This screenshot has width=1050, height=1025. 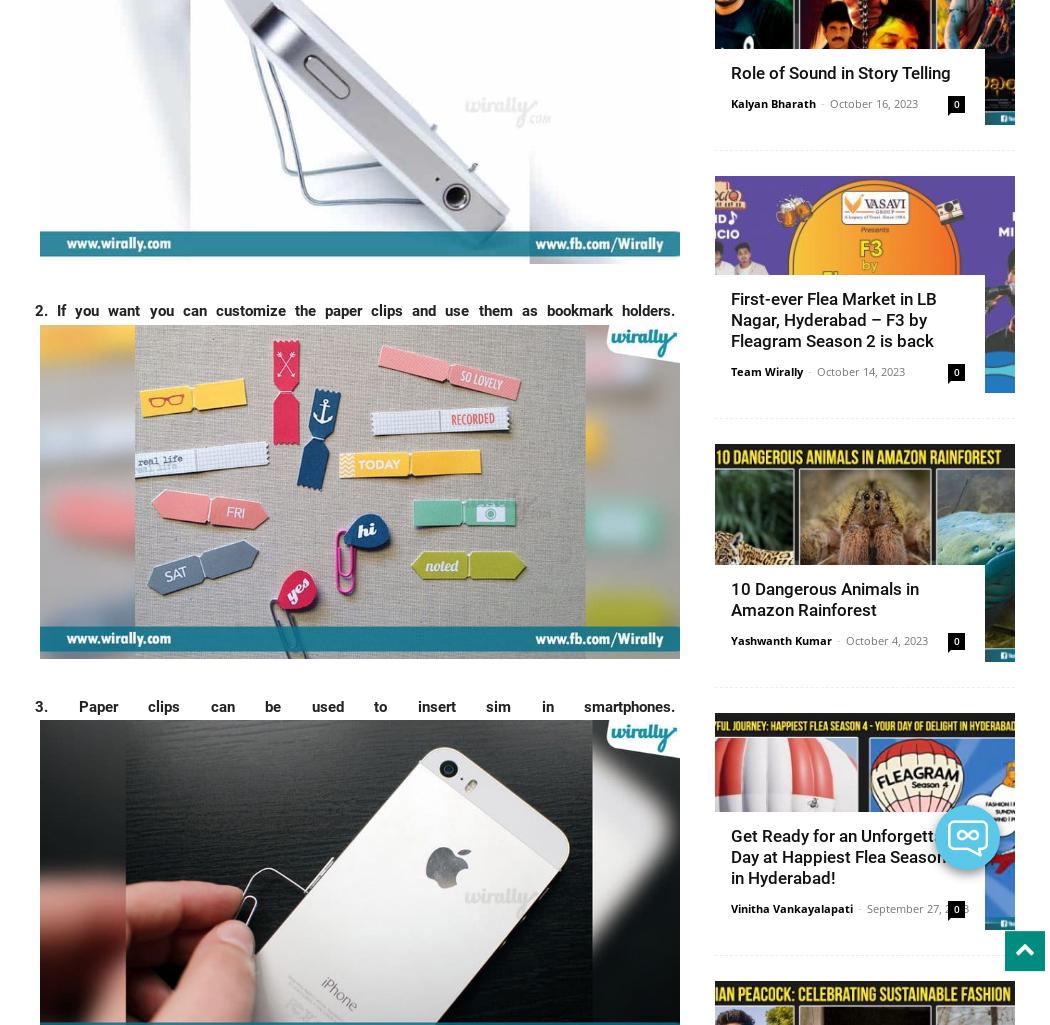 What do you see at coordinates (354, 705) in the screenshot?
I see `'3. Paper clips can be used to insert sim in smartphones.'` at bounding box center [354, 705].